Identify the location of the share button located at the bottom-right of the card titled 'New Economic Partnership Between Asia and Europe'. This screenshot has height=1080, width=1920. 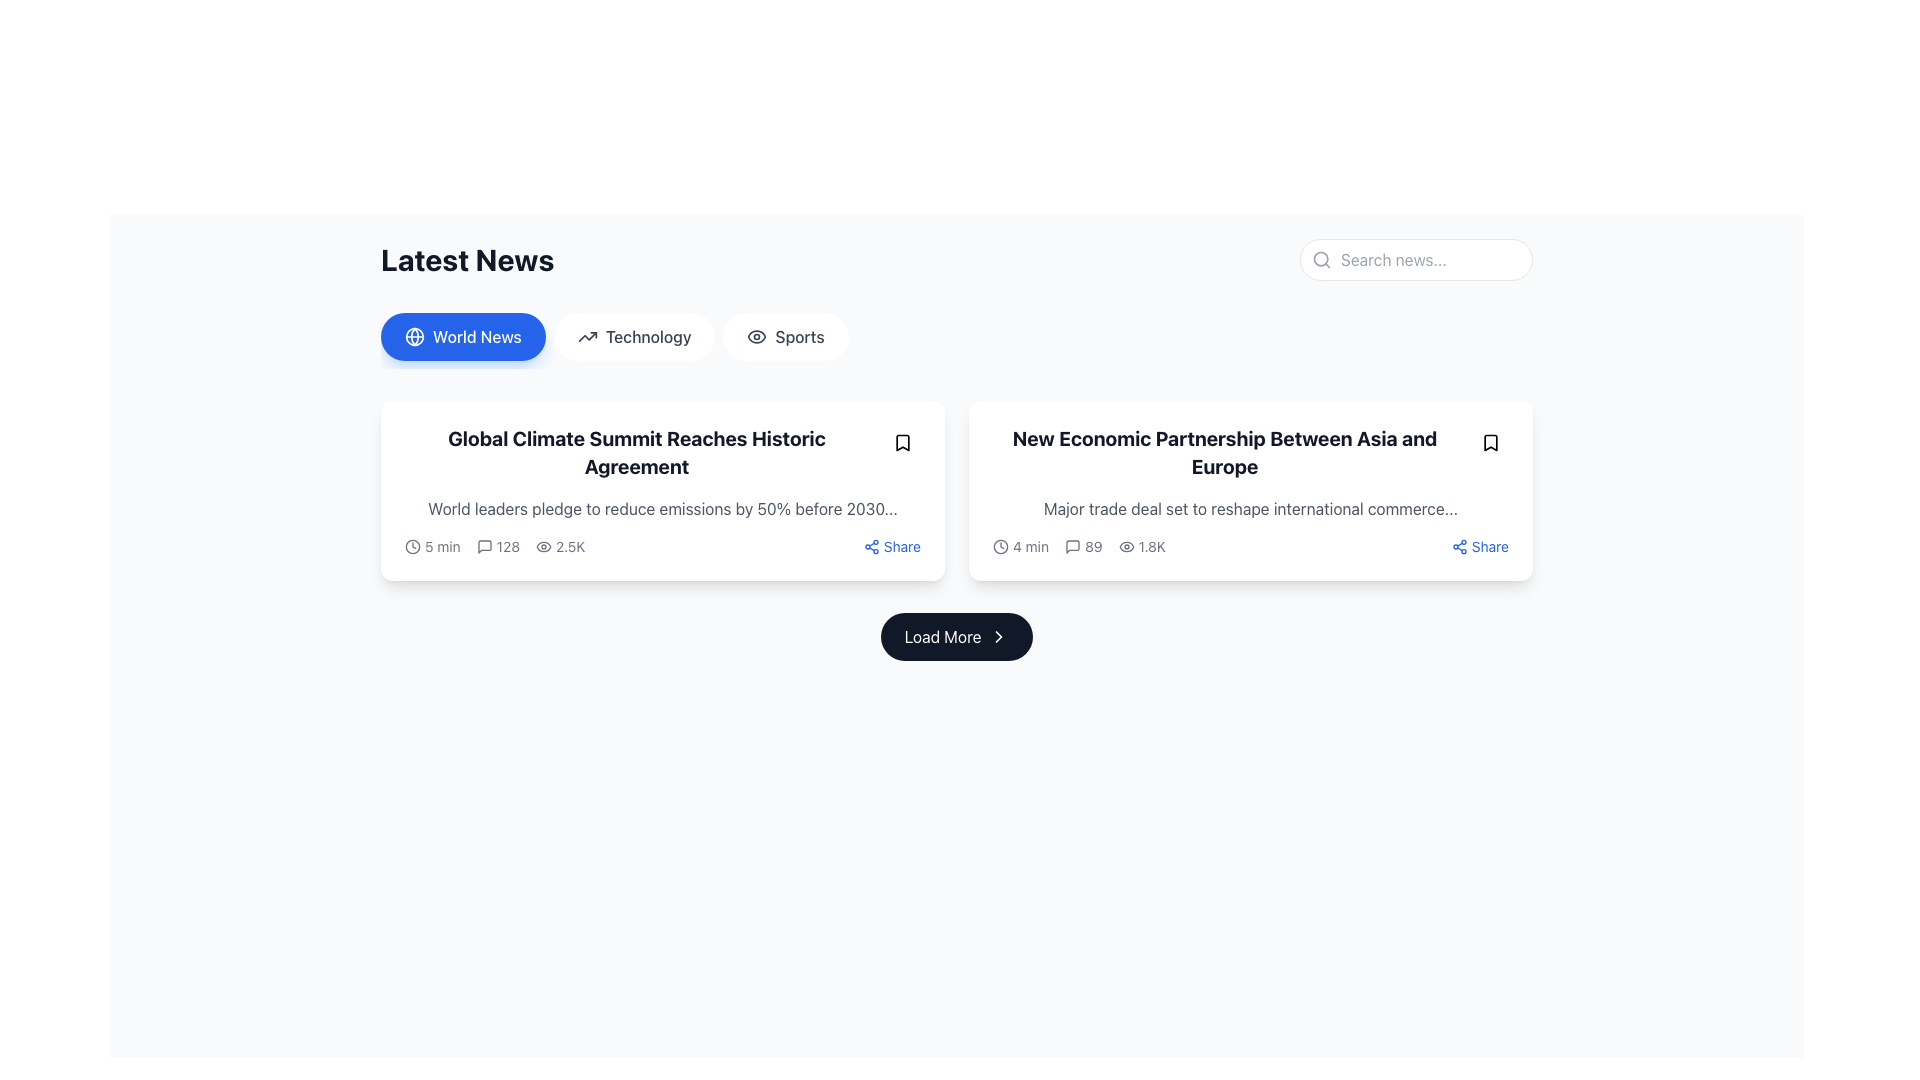
(1480, 547).